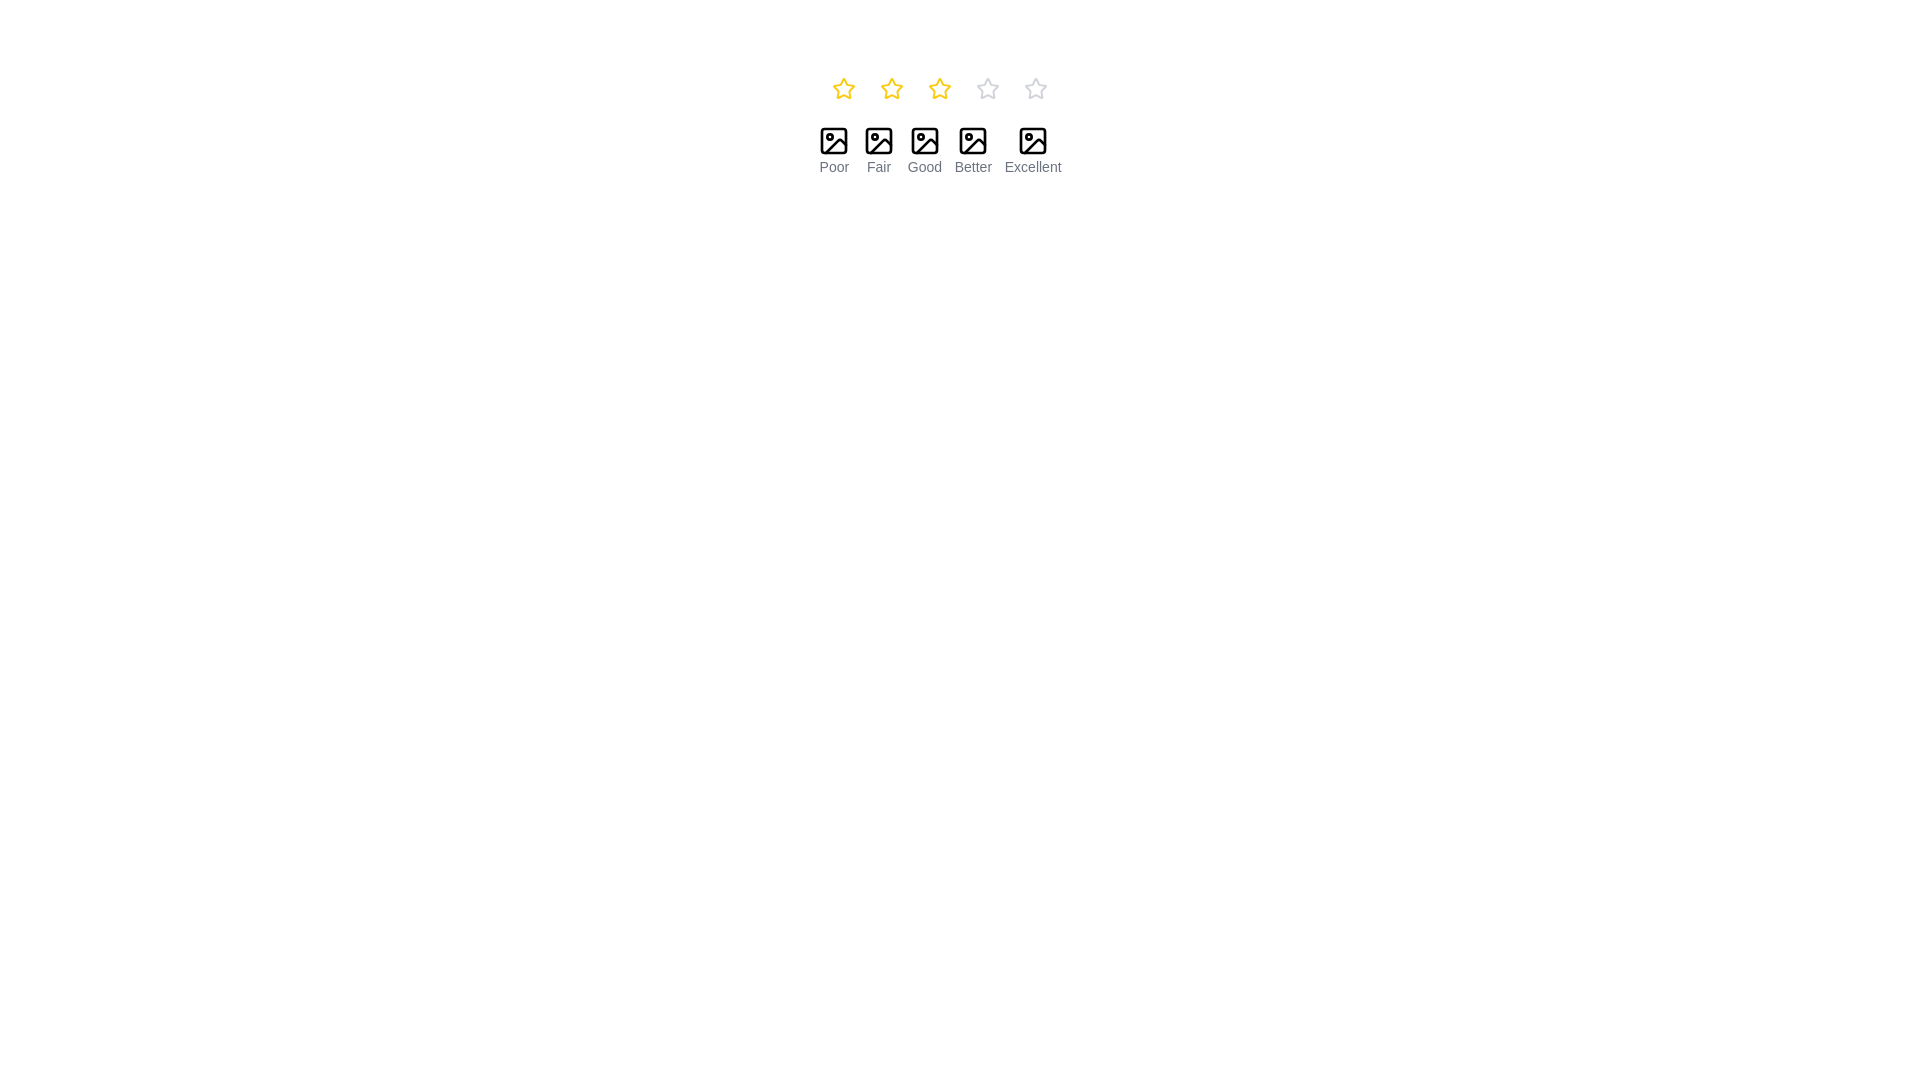 The height and width of the screenshot is (1080, 1920). What do you see at coordinates (834, 140) in the screenshot?
I see `the 'Poor' rating category icon within the SVG group, which is the first item on the right side of the first row` at bounding box center [834, 140].